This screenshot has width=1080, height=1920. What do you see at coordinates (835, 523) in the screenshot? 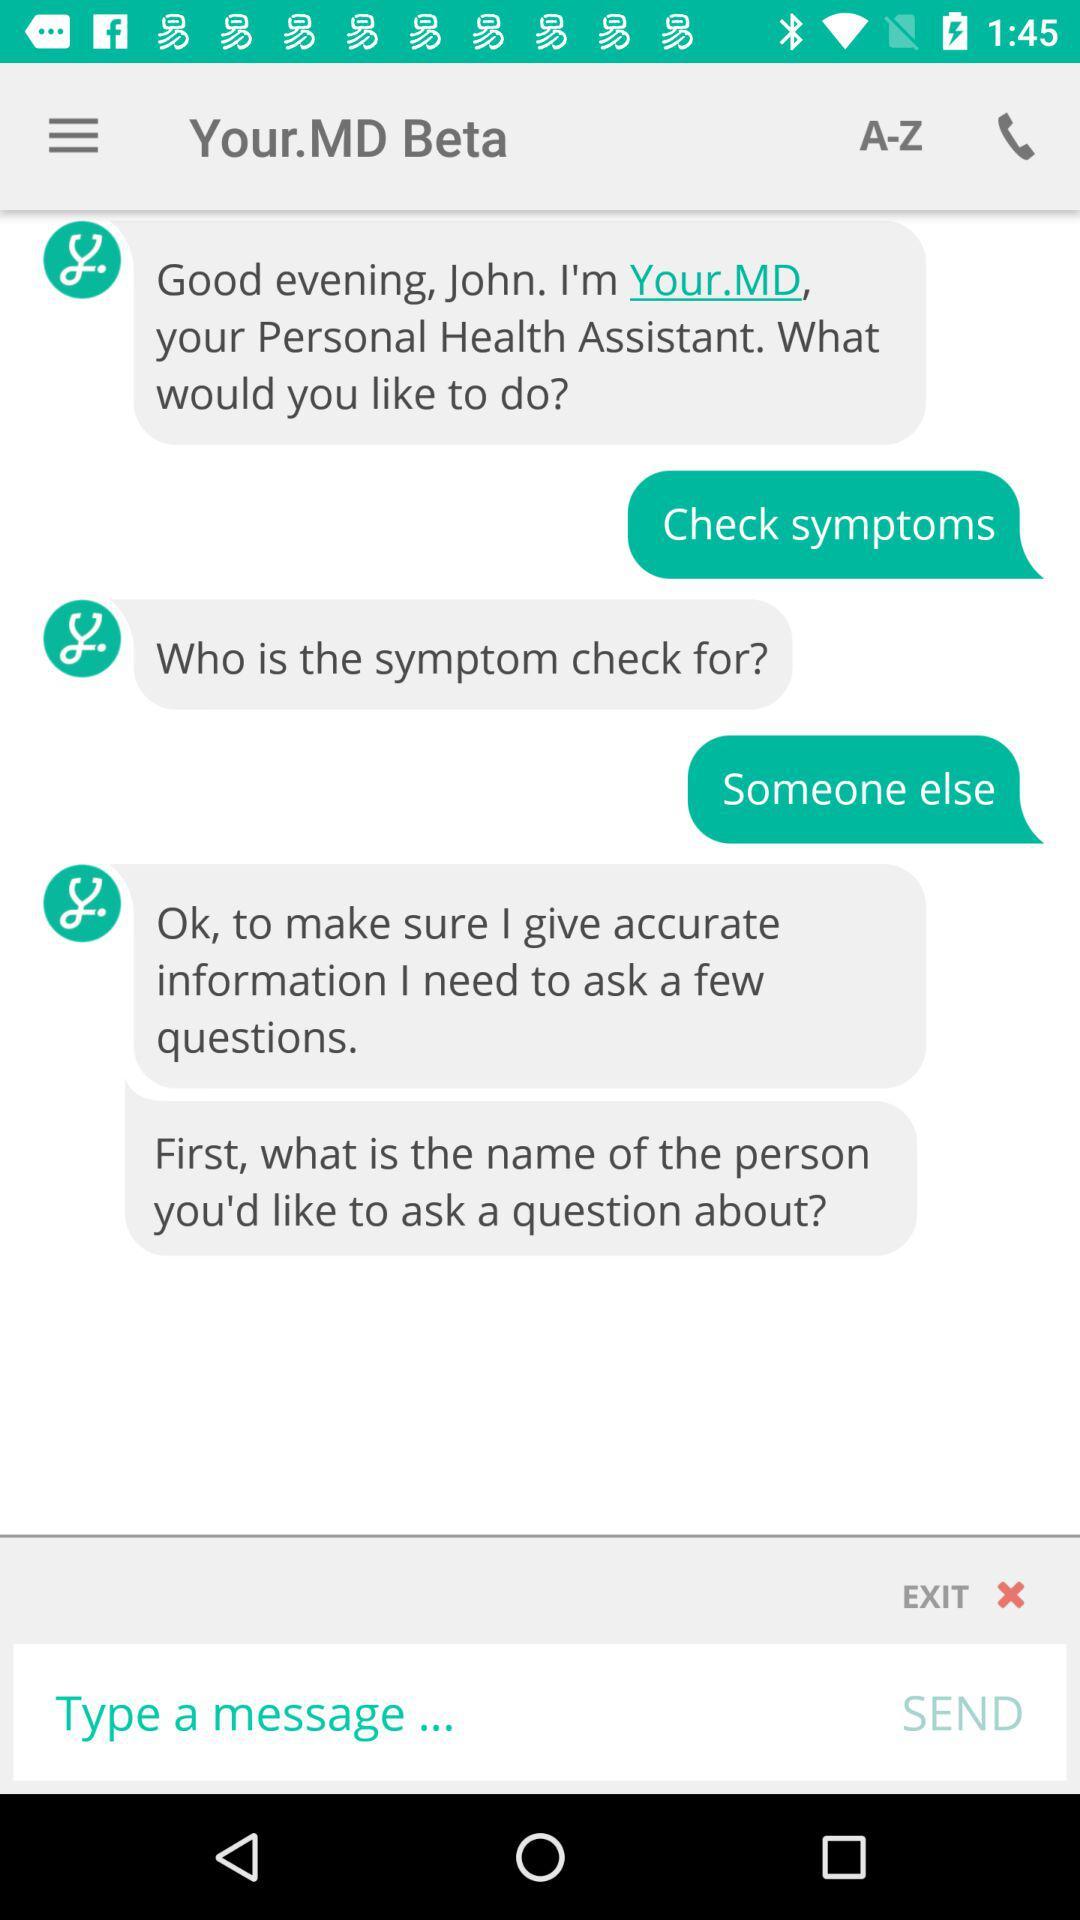
I see `the item below good evening john` at bounding box center [835, 523].